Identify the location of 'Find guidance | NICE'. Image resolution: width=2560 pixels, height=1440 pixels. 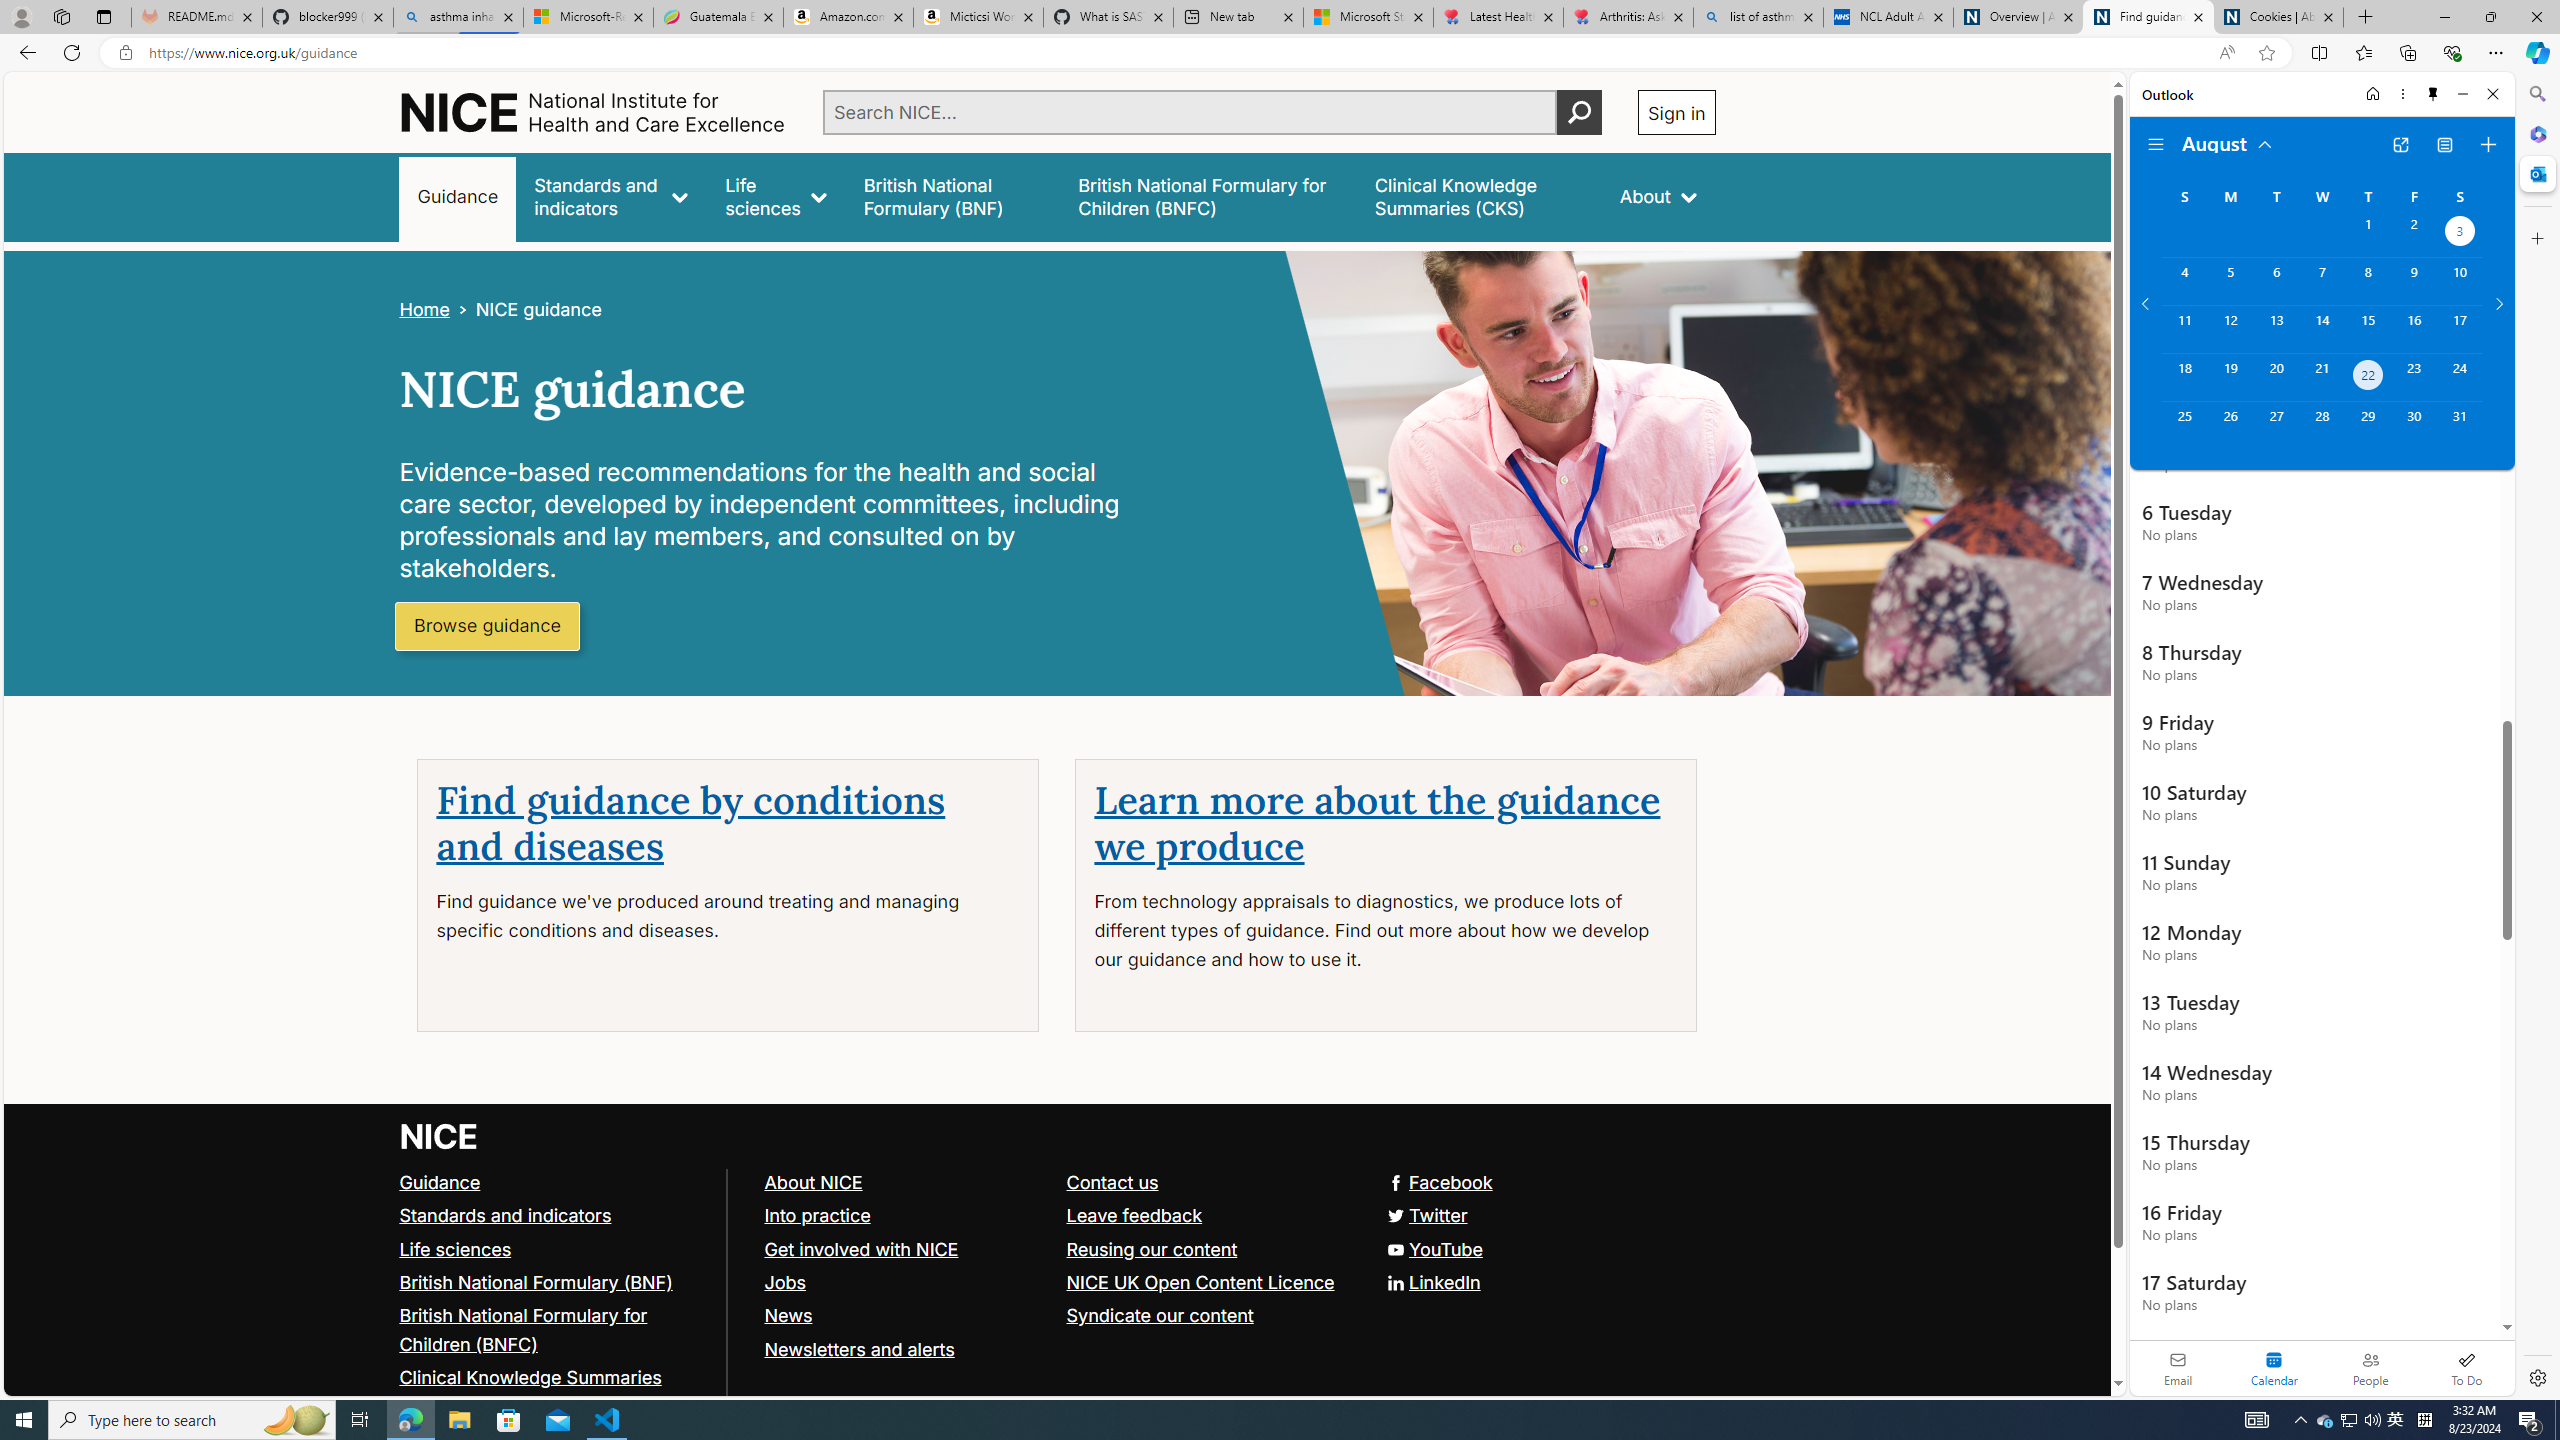
(2148, 16).